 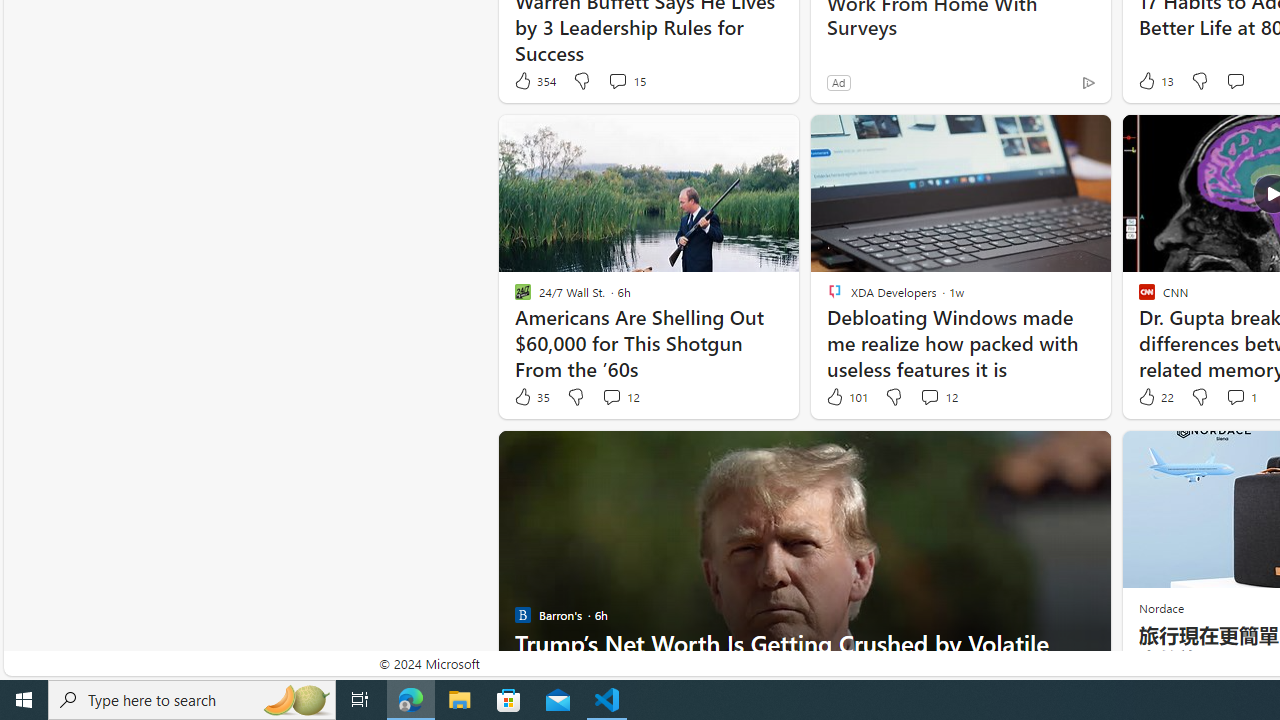 I want to click on '35 Like', so click(x=531, y=397).